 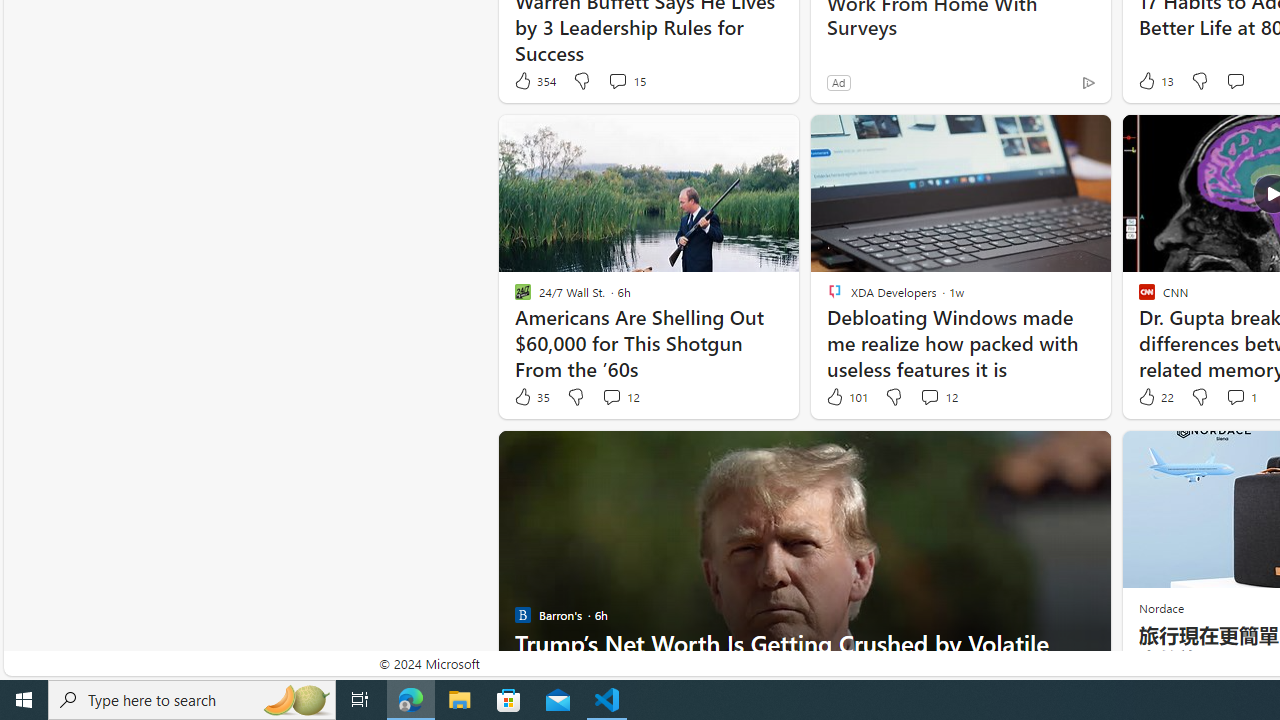 I want to click on '35 Like', so click(x=531, y=397).